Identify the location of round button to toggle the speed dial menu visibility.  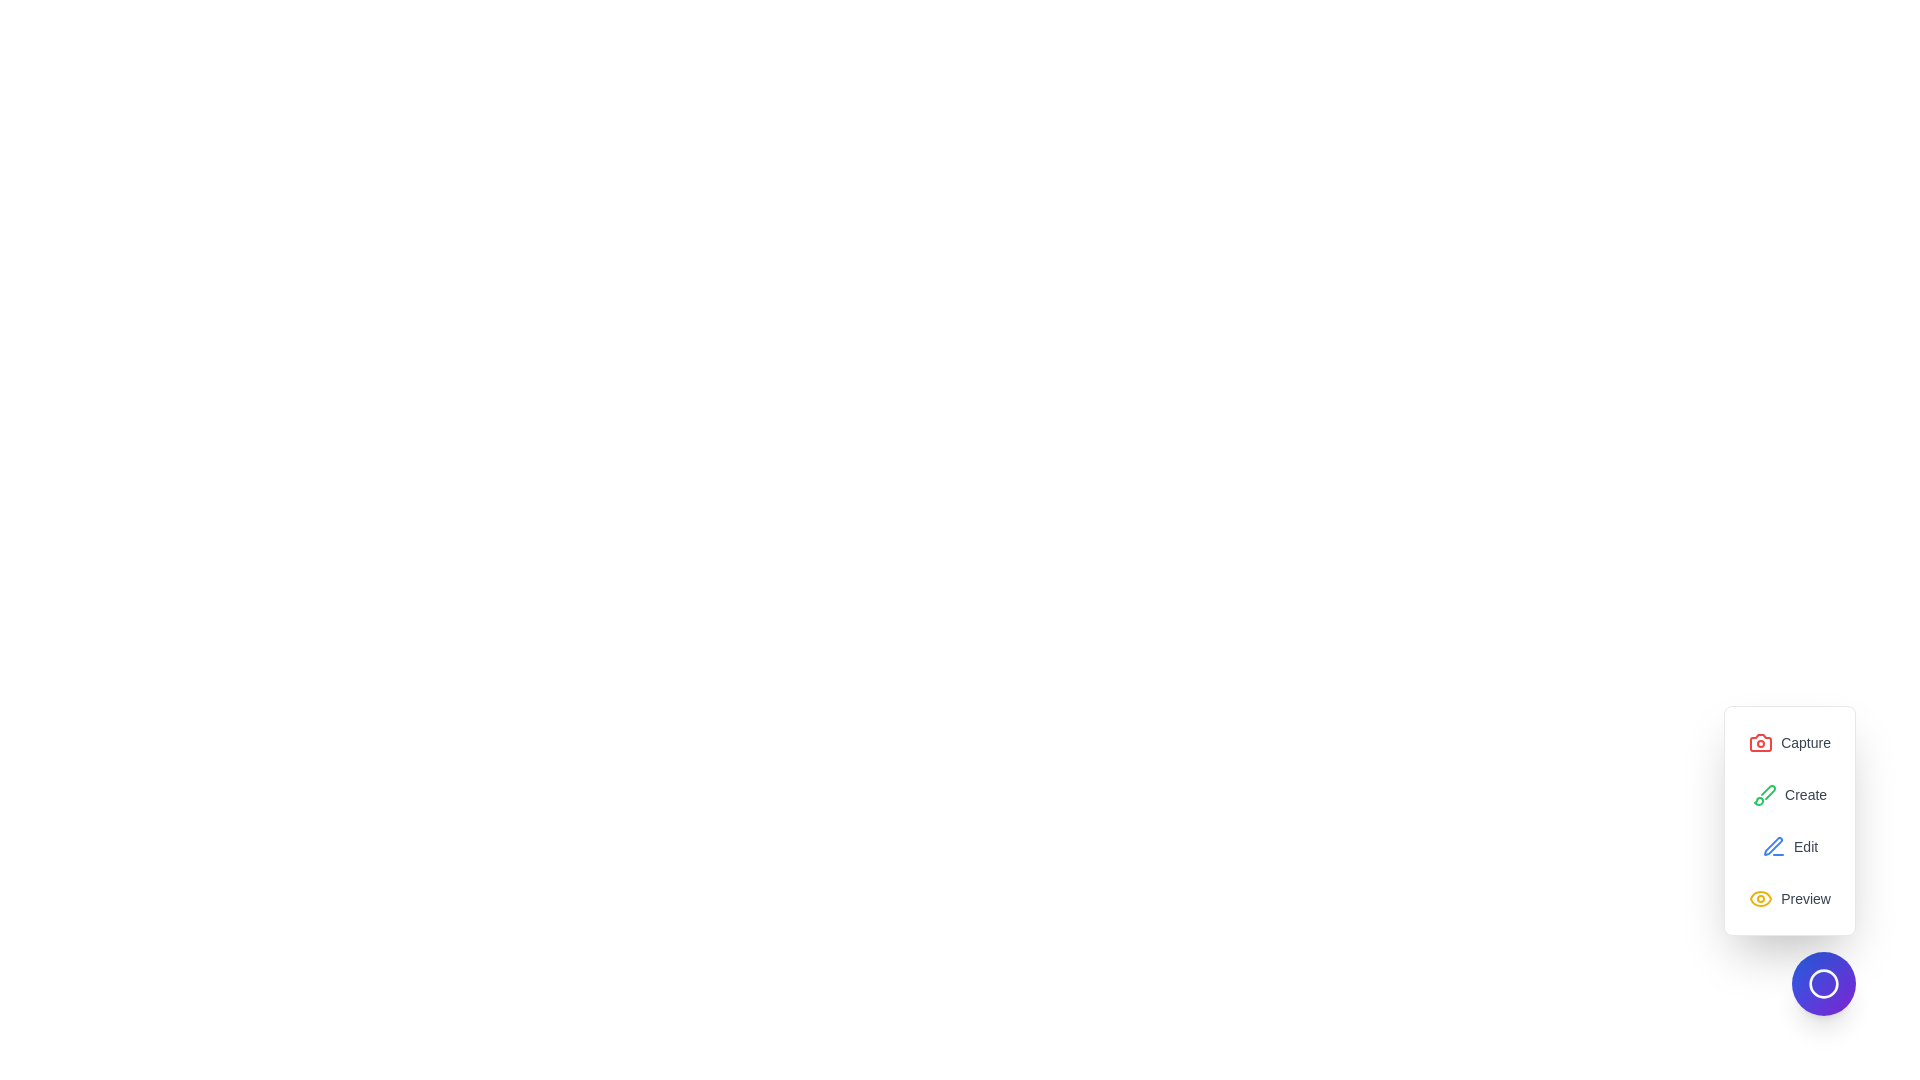
(1824, 982).